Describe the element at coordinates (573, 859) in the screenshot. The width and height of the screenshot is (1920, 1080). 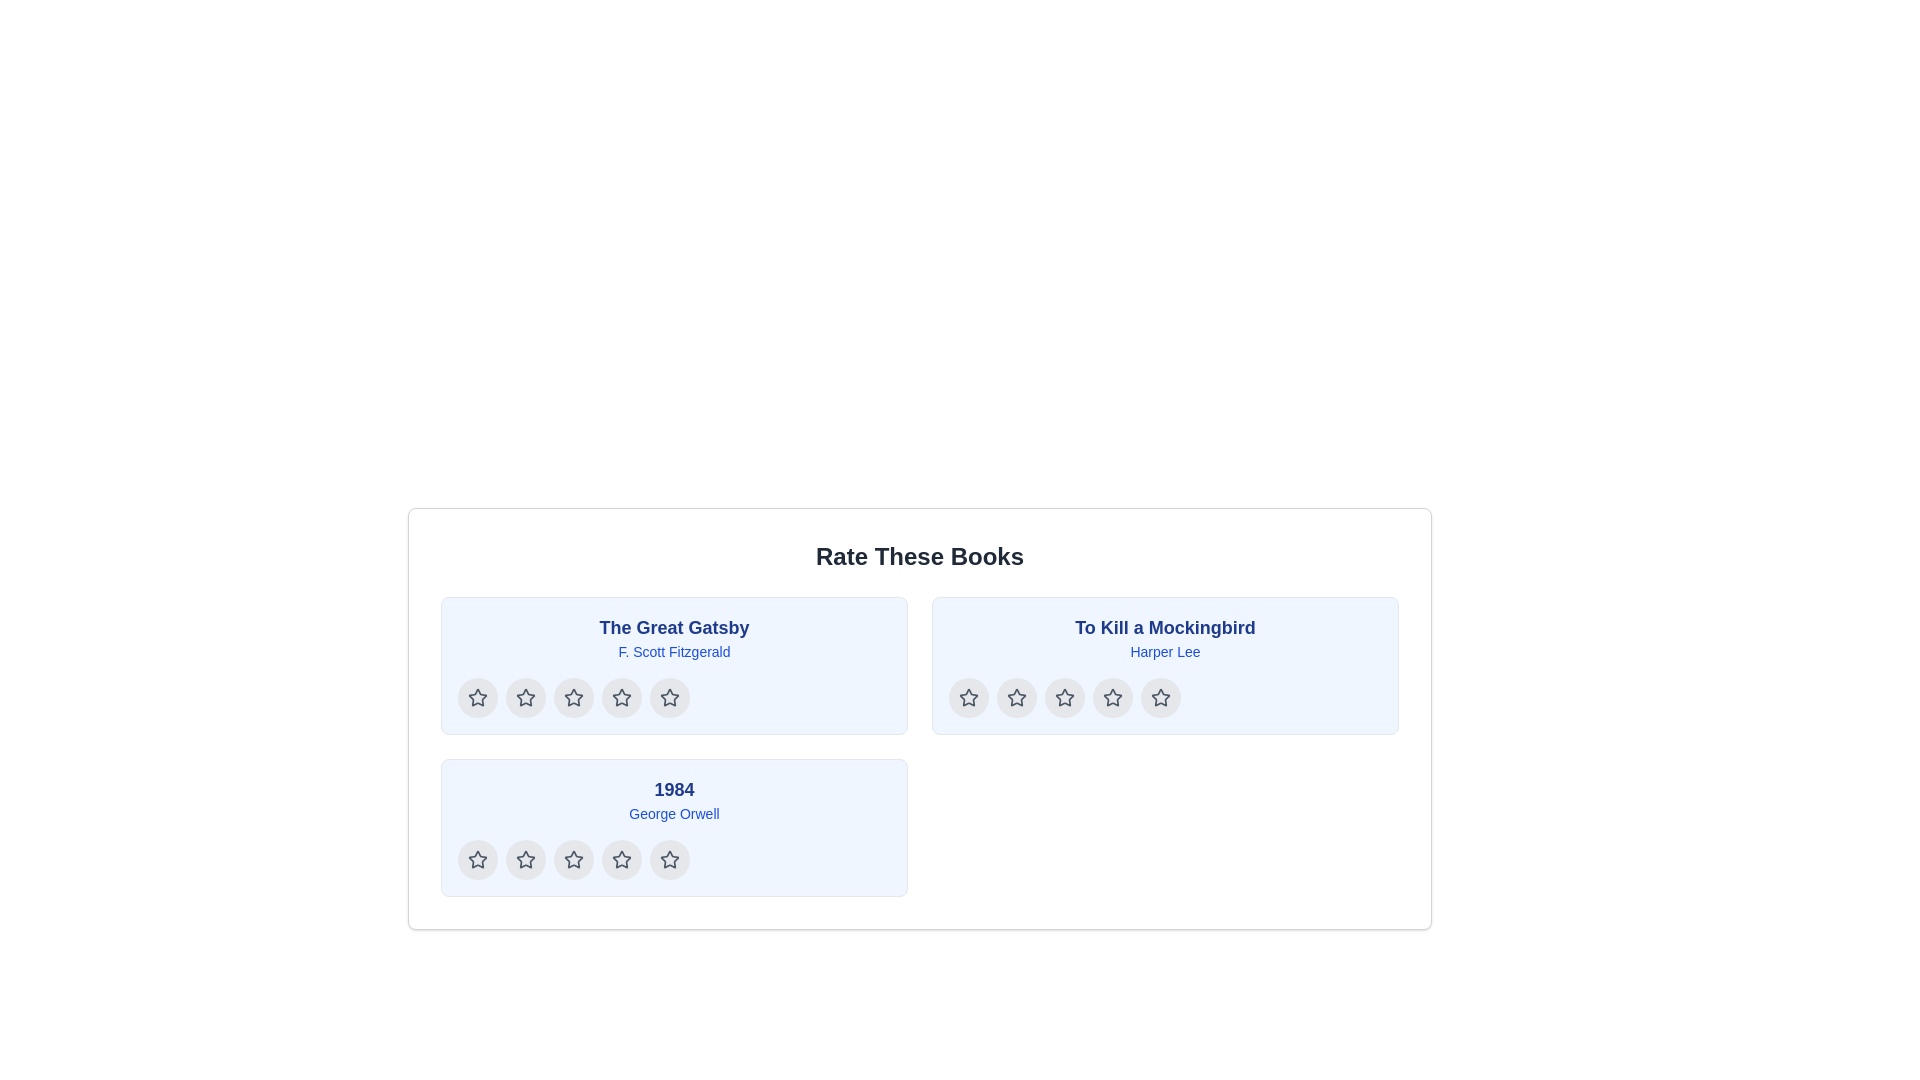
I see `the second star-shaped icon in the rating interface for '1984' by George Orwell` at that location.